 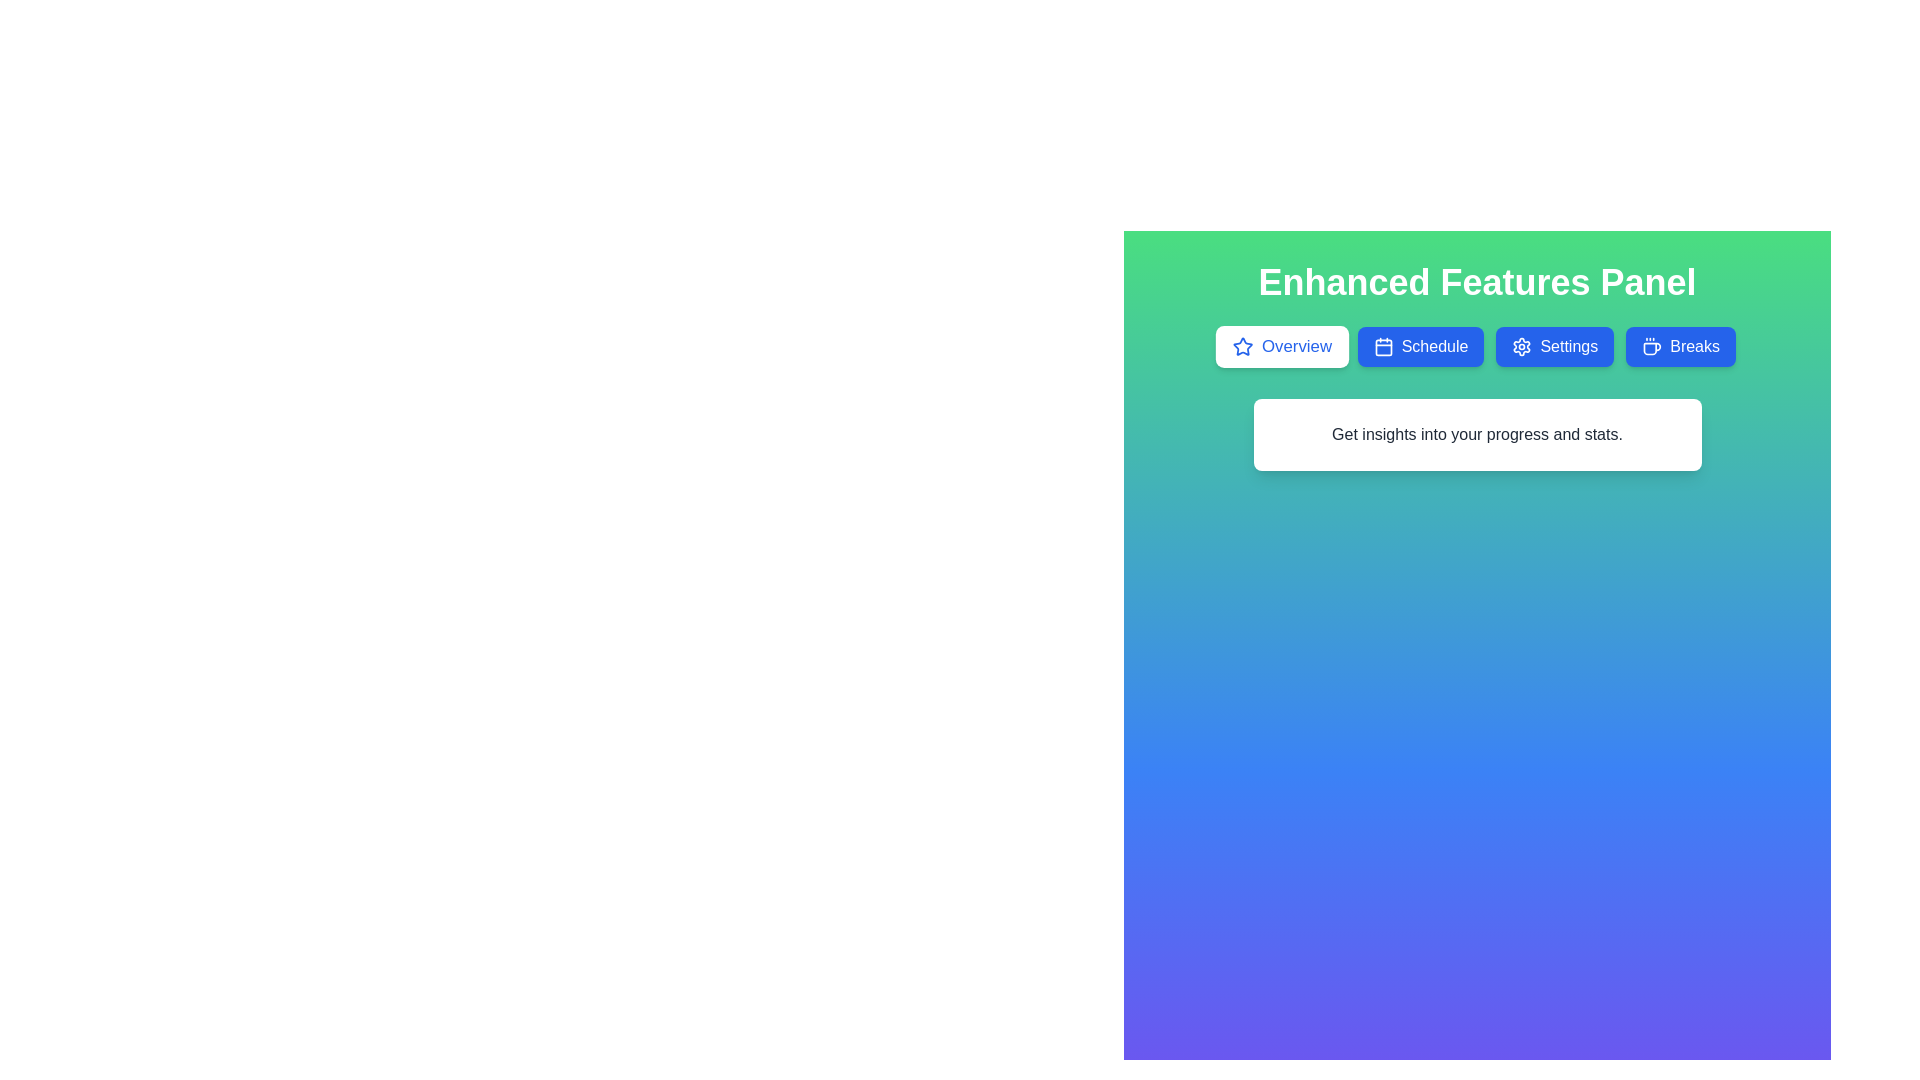 What do you see at coordinates (1242, 345) in the screenshot?
I see `the star-shaped icon with a blue outline located inside the 'Overview' button for accessibility interactions` at bounding box center [1242, 345].